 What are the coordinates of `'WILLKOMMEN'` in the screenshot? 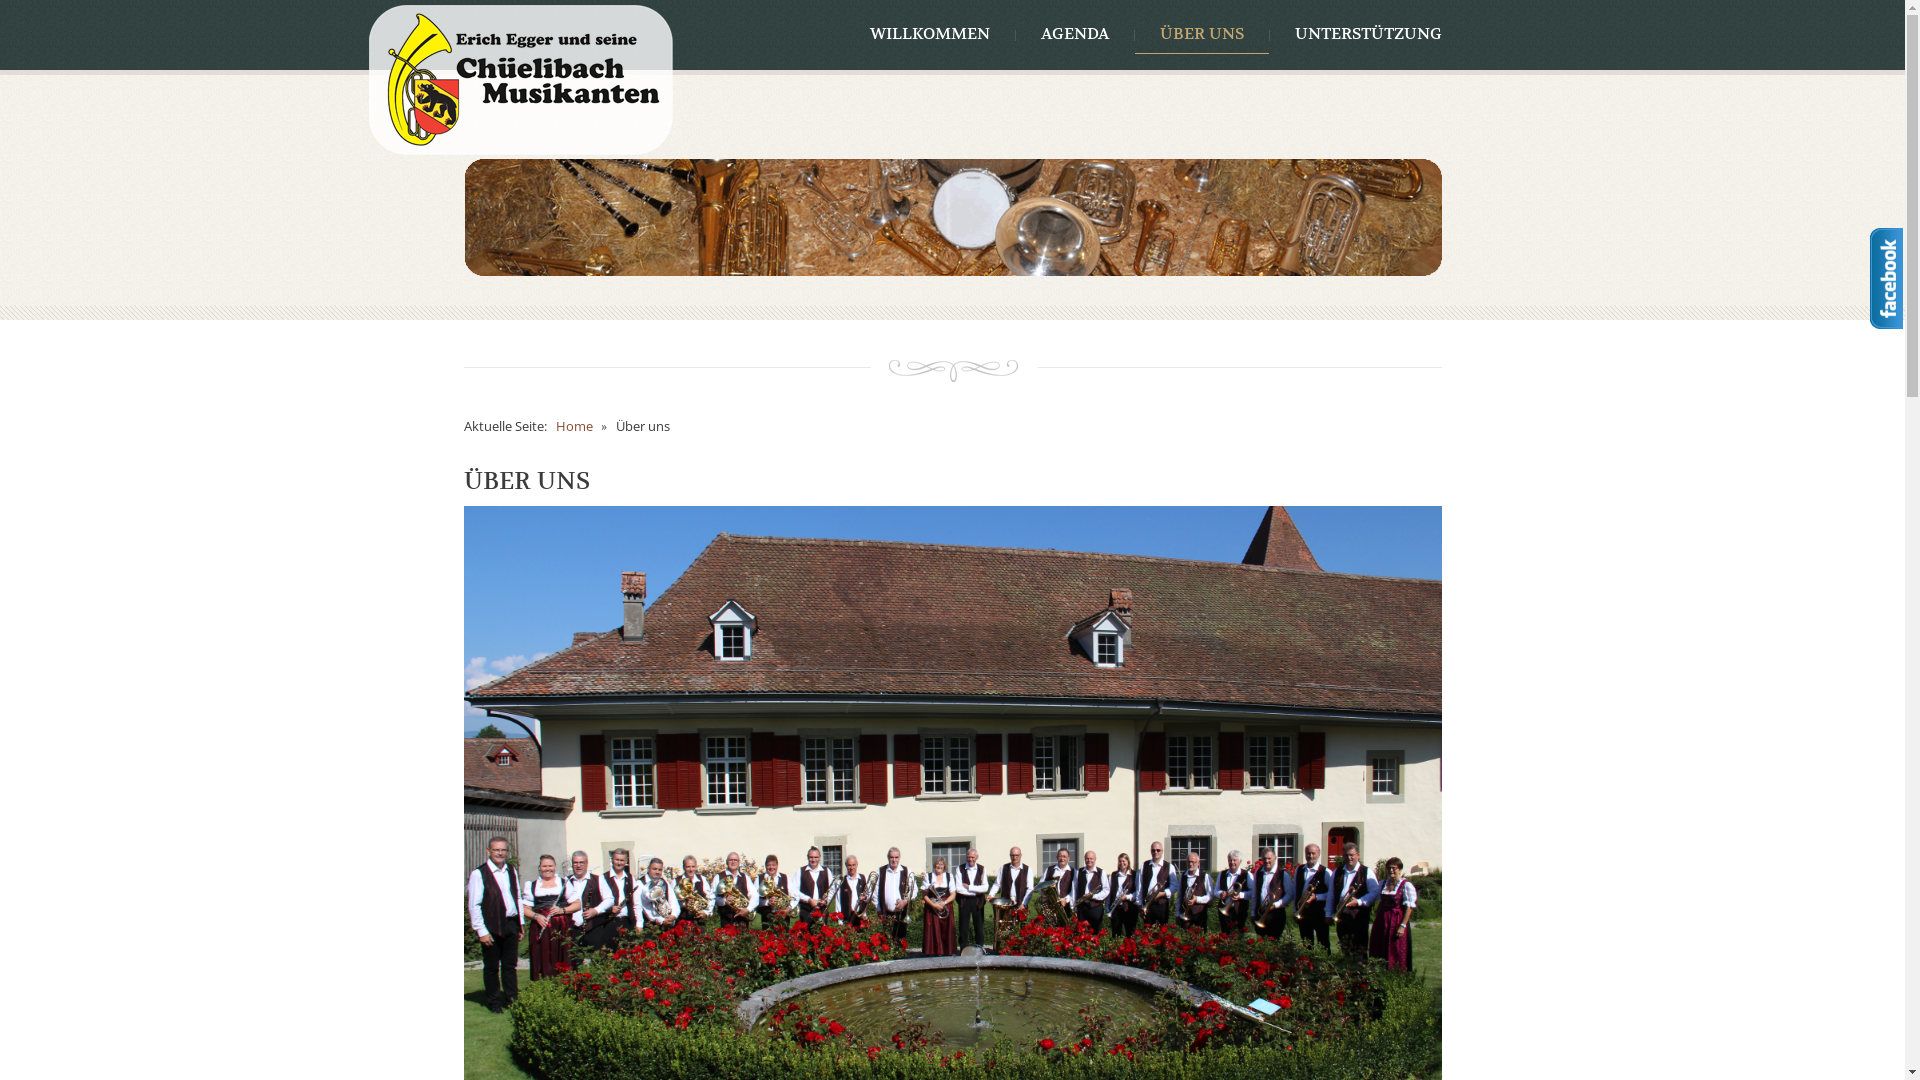 It's located at (928, 34).